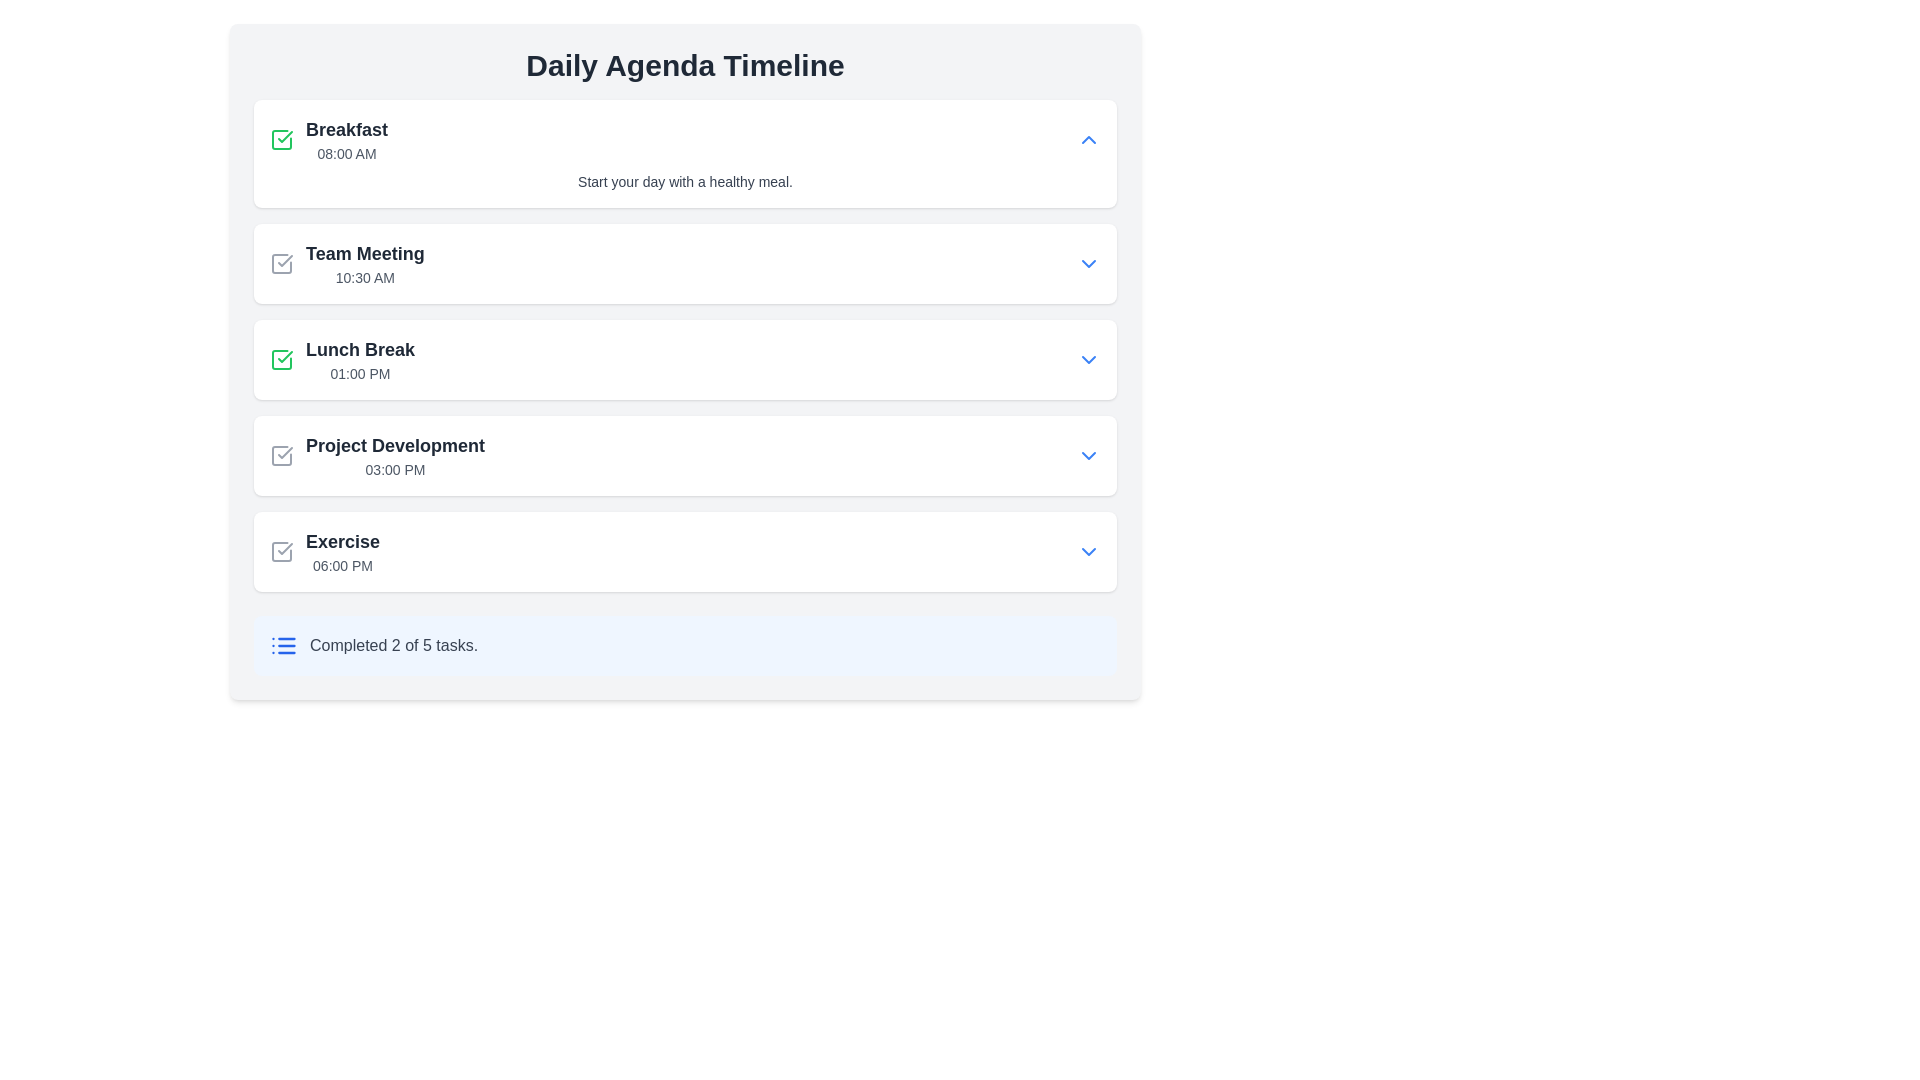 The width and height of the screenshot is (1920, 1080). What do you see at coordinates (360, 358) in the screenshot?
I see `the informational label displaying 'Lunch Break' with the time '01:00 PM' located in the third row of the agenda list` at bounding box center [360, 358].